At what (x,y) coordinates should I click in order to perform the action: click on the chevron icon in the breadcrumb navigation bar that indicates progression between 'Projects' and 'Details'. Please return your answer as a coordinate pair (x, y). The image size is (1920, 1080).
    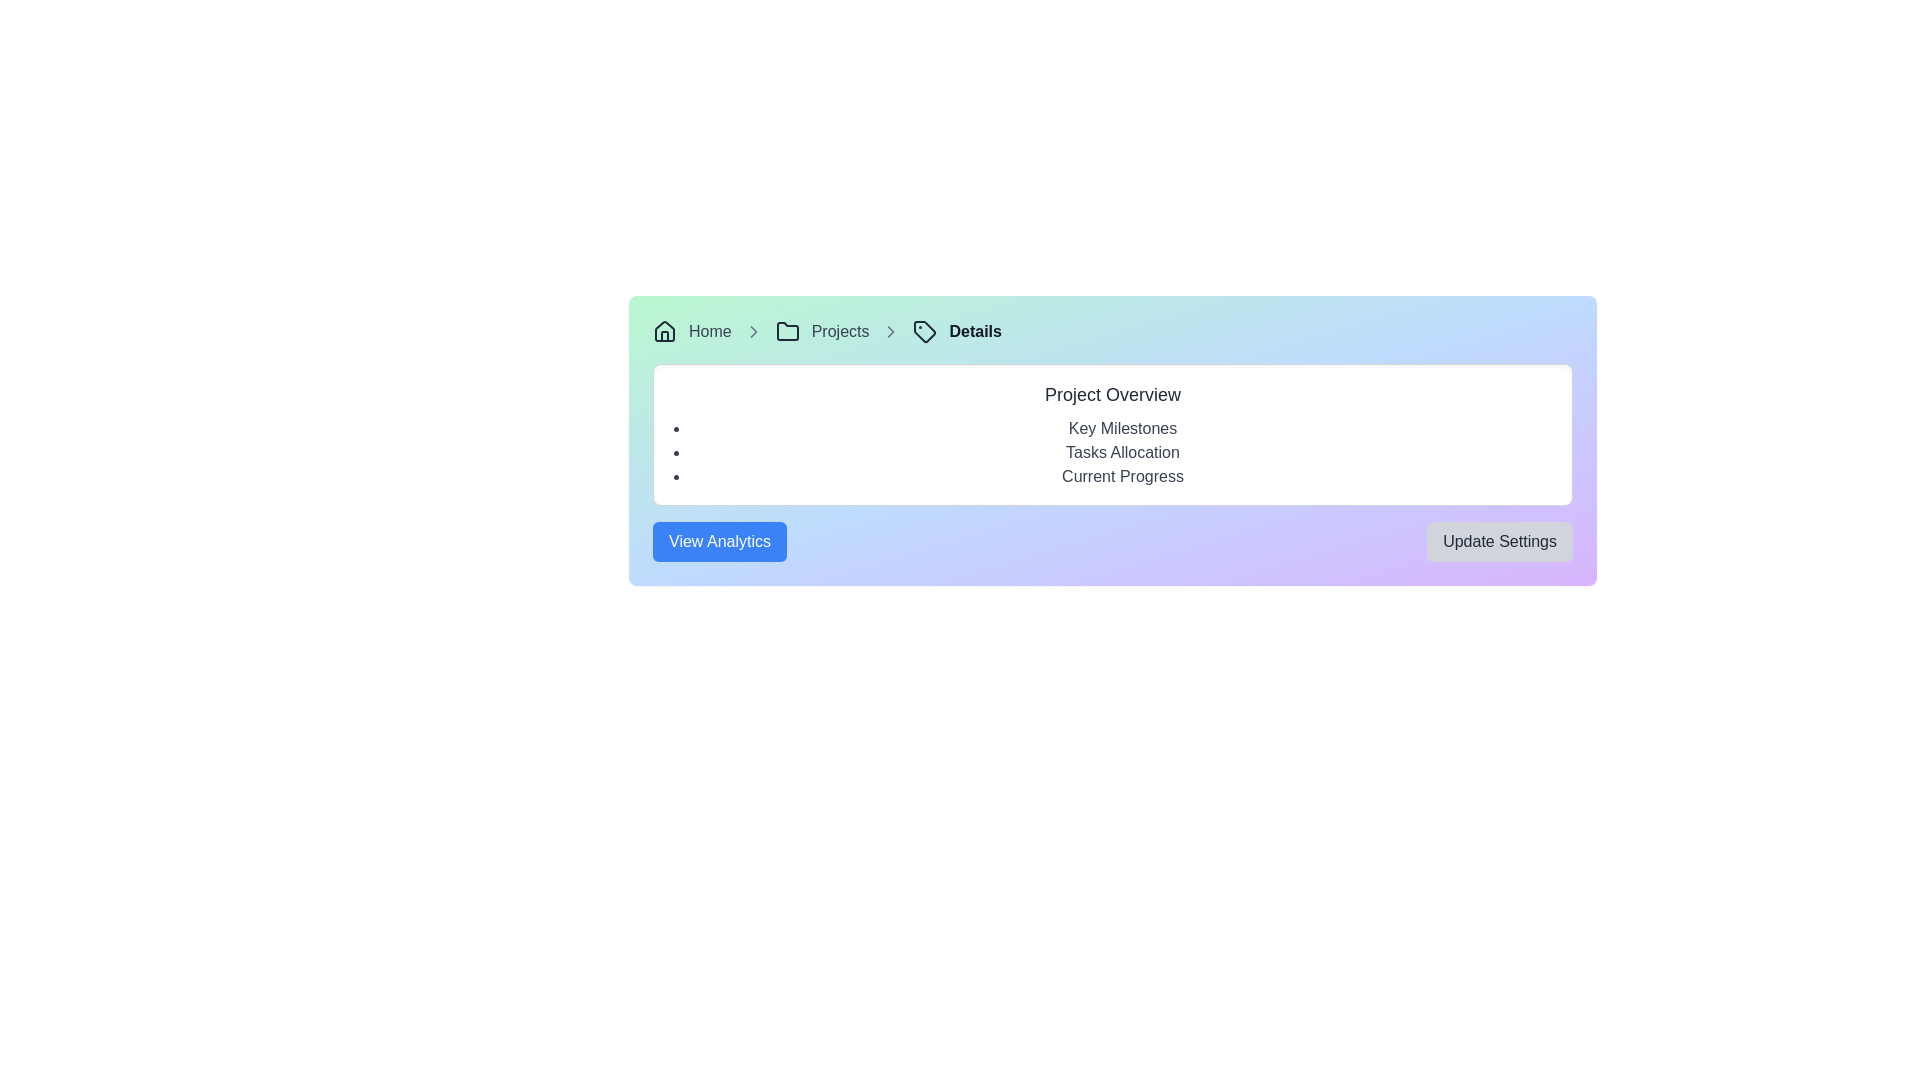
    Looking at the image, I should click on (752, 330).